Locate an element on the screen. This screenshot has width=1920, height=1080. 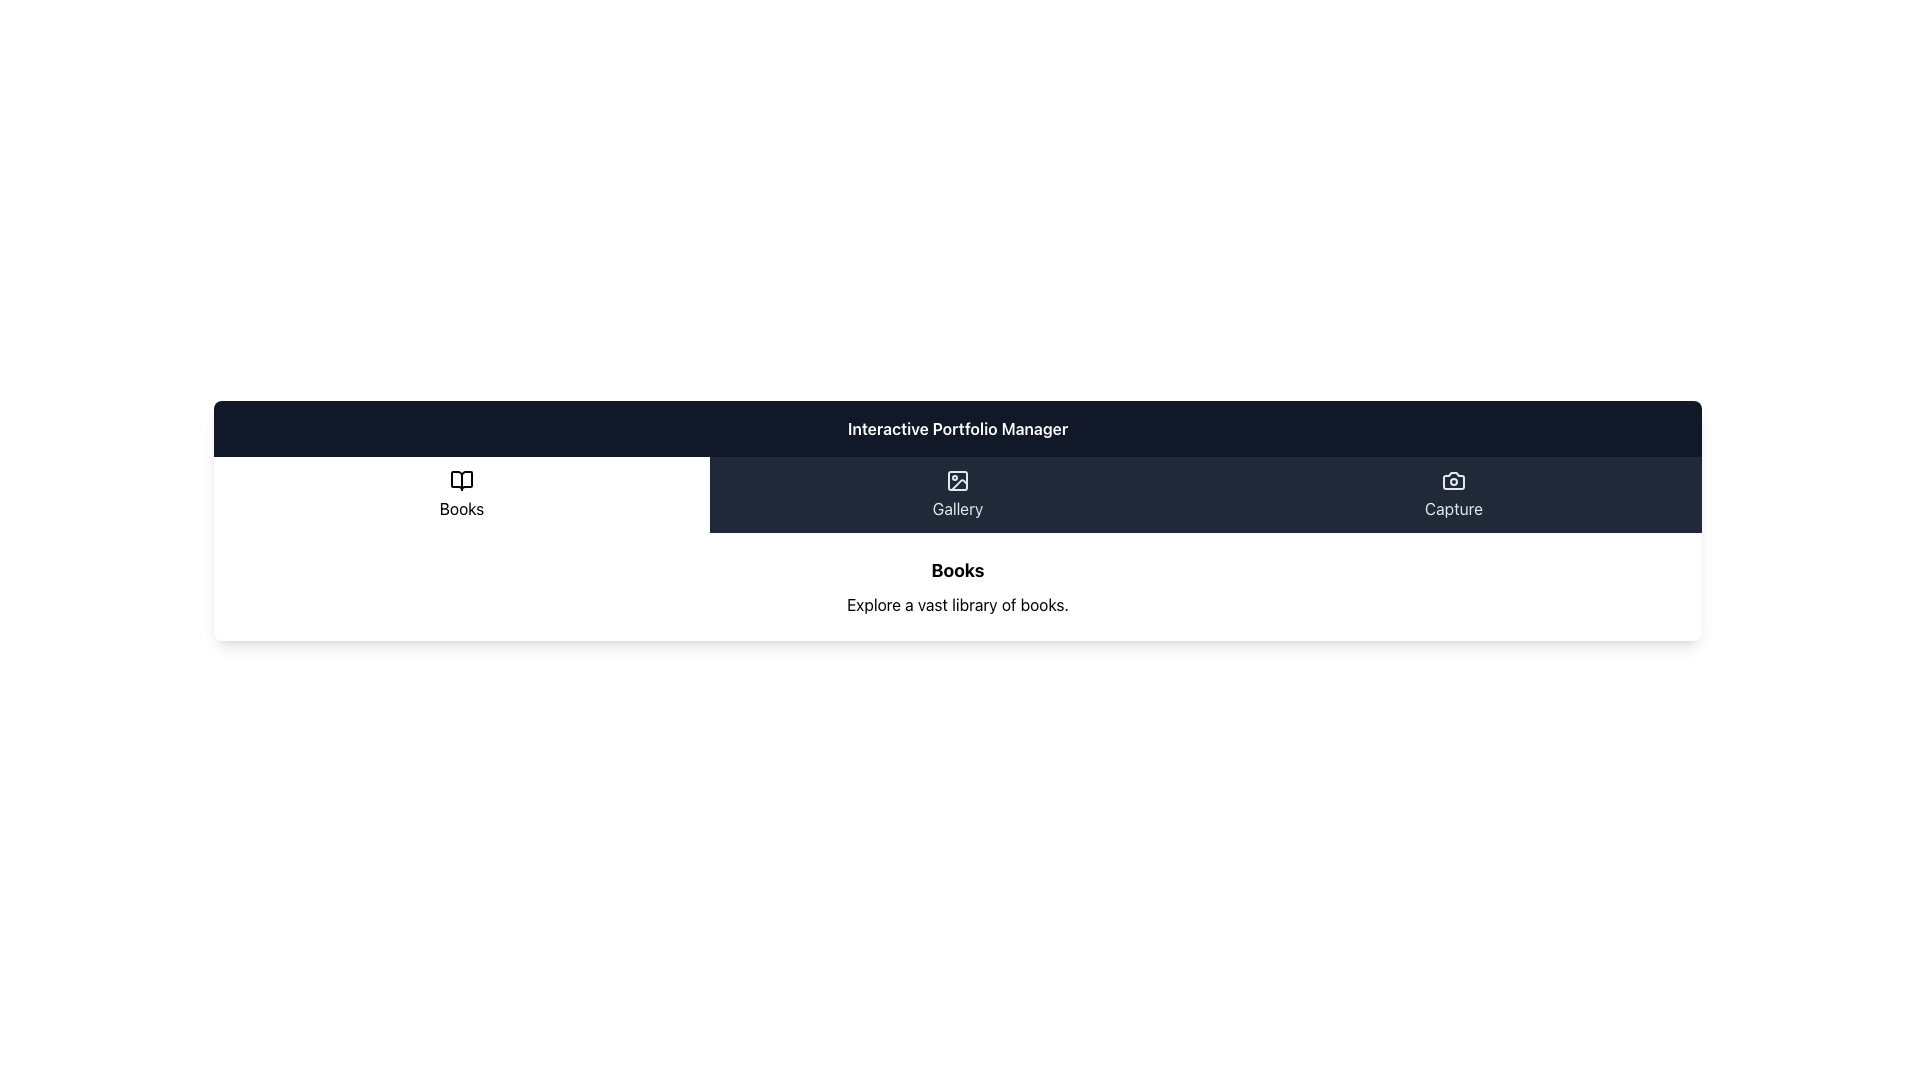
the 'Books' text label, which serves as a label for the corresponding section within the navigation area is located at coordinates (460, 508).